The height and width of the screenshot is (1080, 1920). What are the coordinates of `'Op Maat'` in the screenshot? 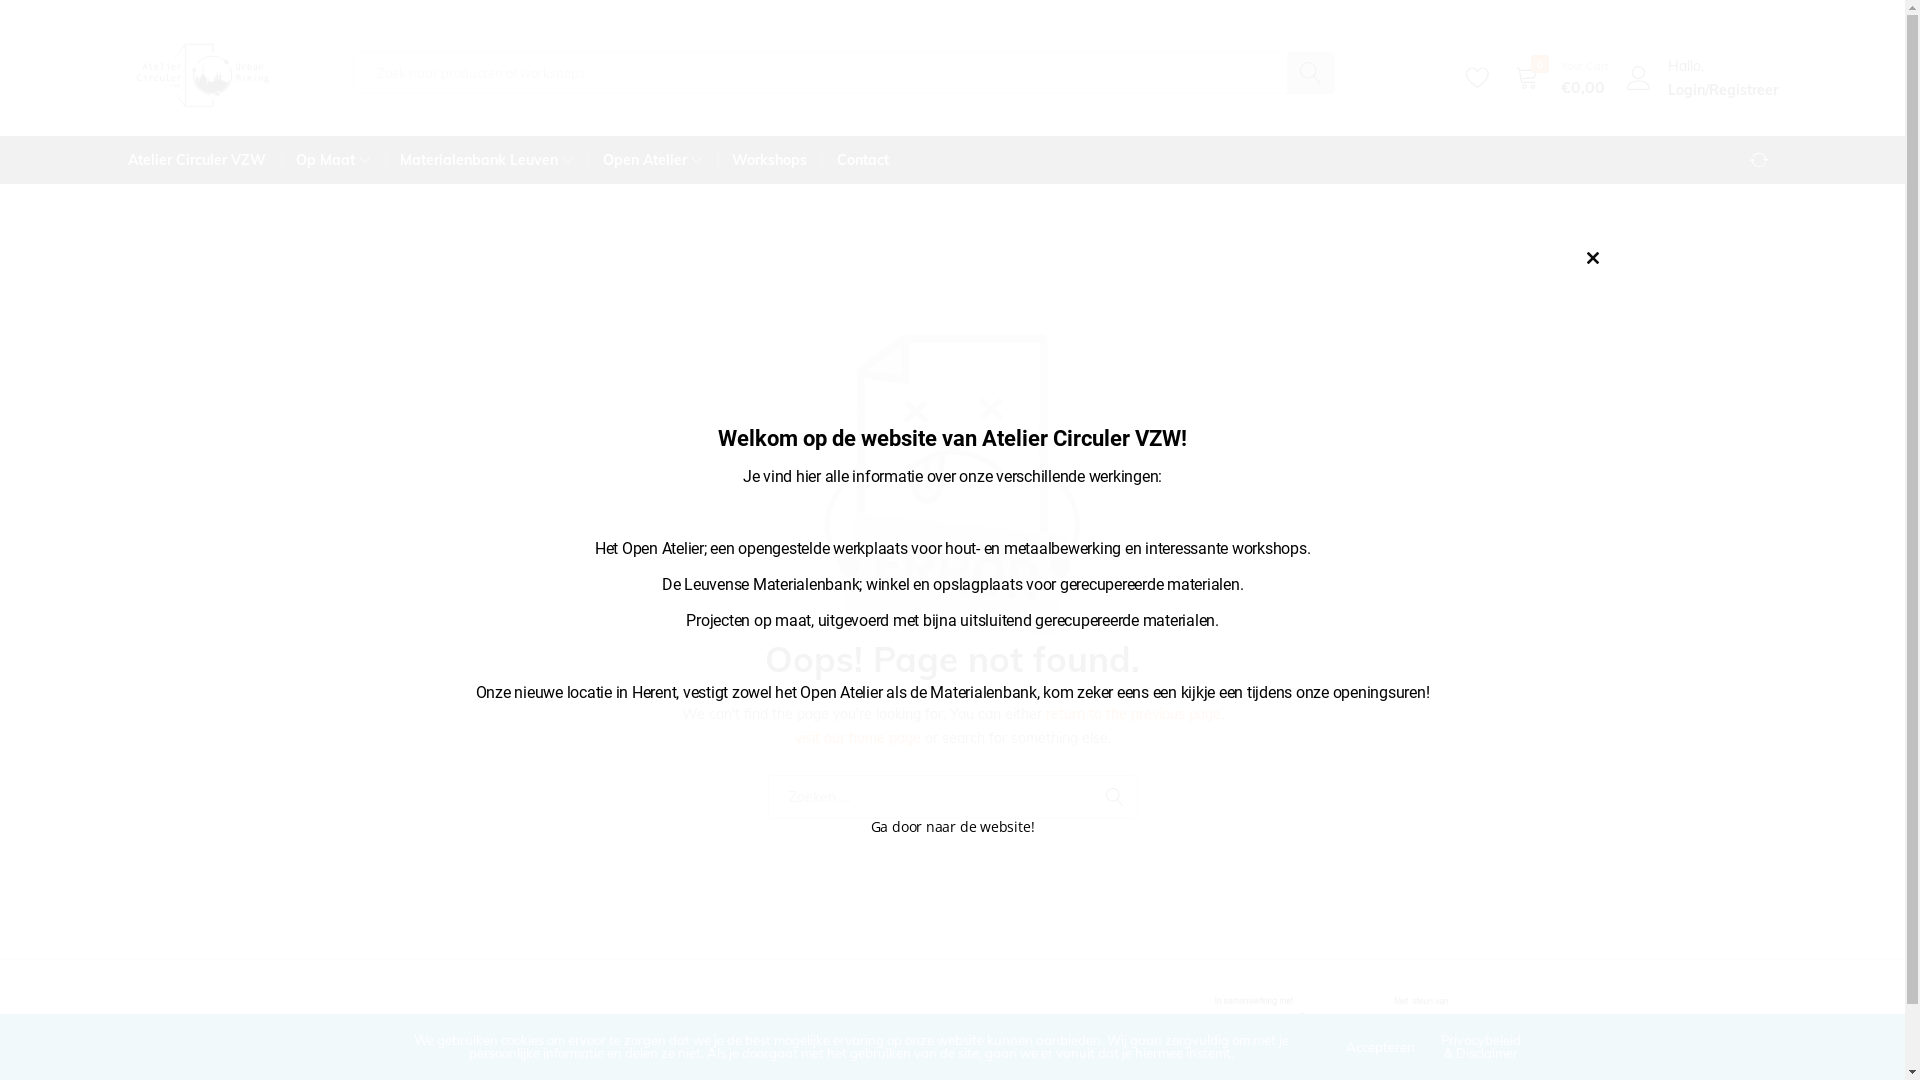 It's located at (331, 158).